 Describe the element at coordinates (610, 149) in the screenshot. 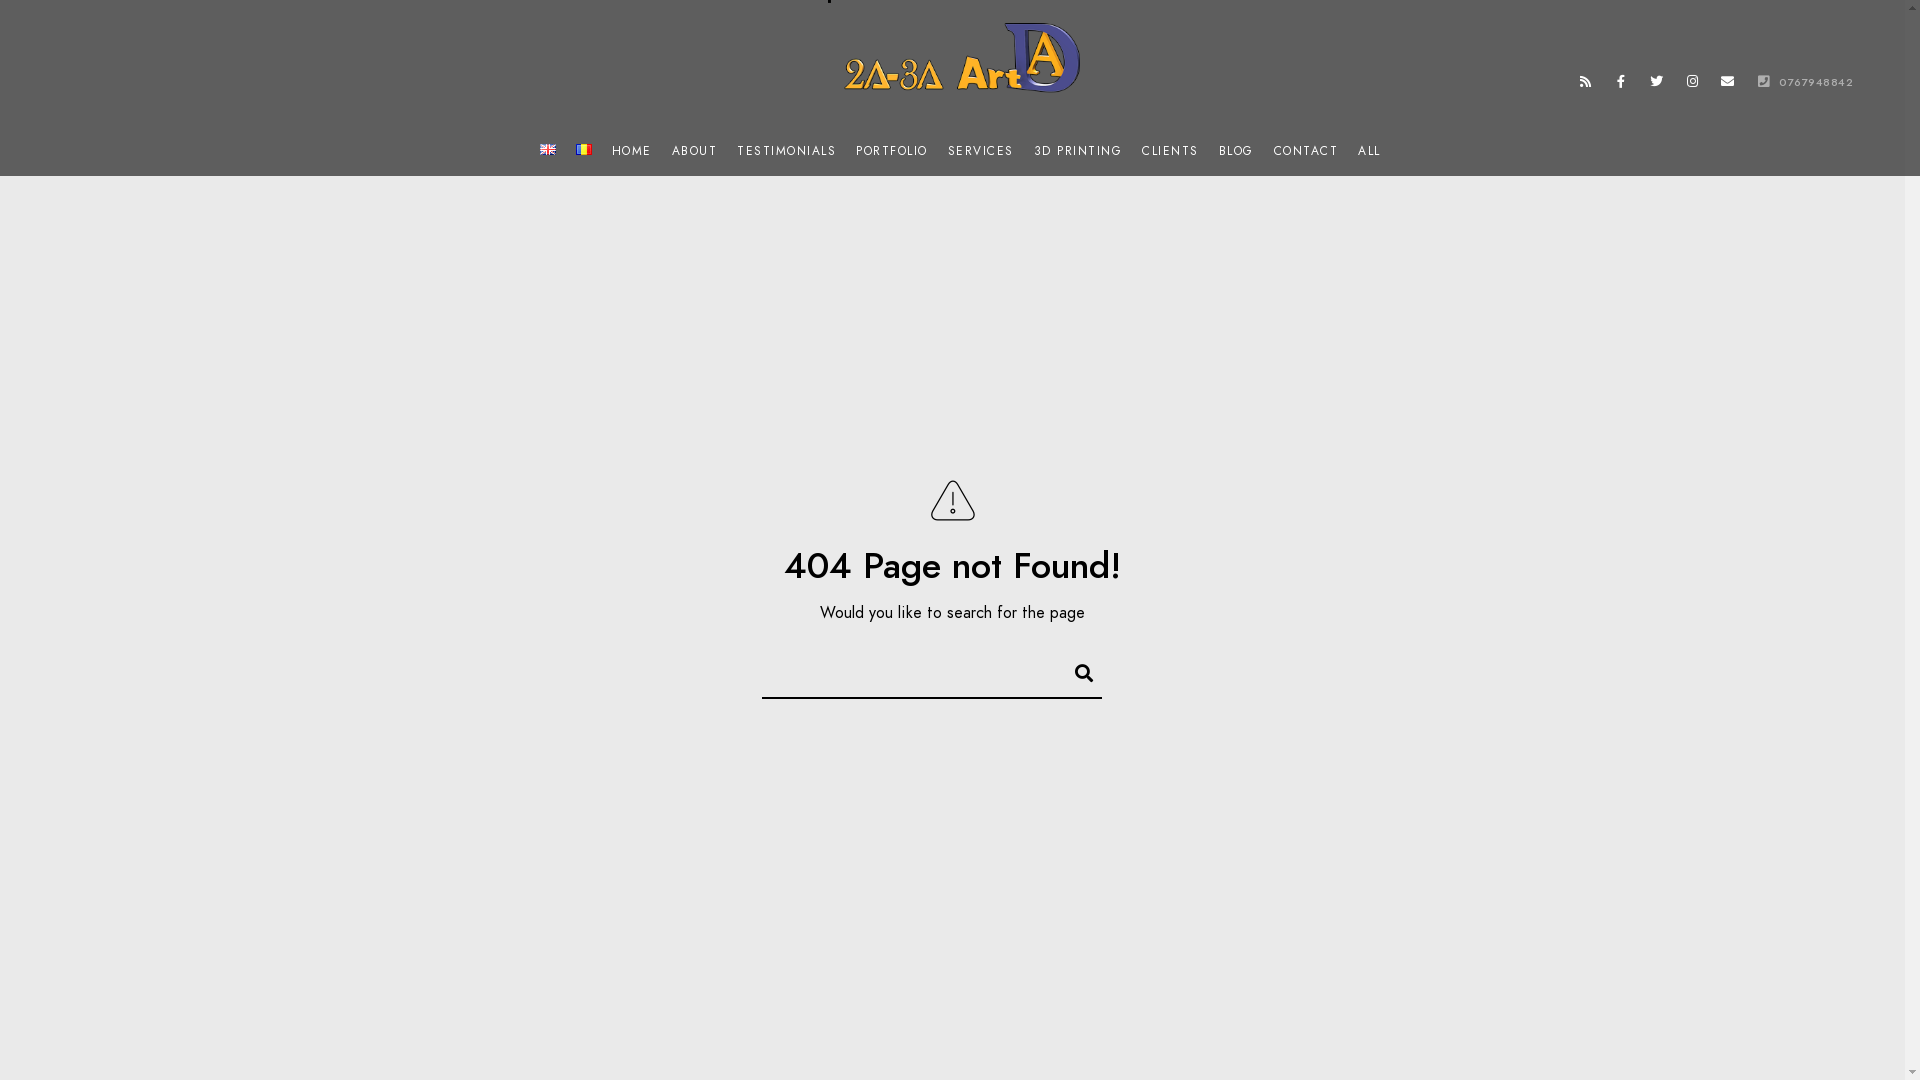

I see `'HOME'` at that location.